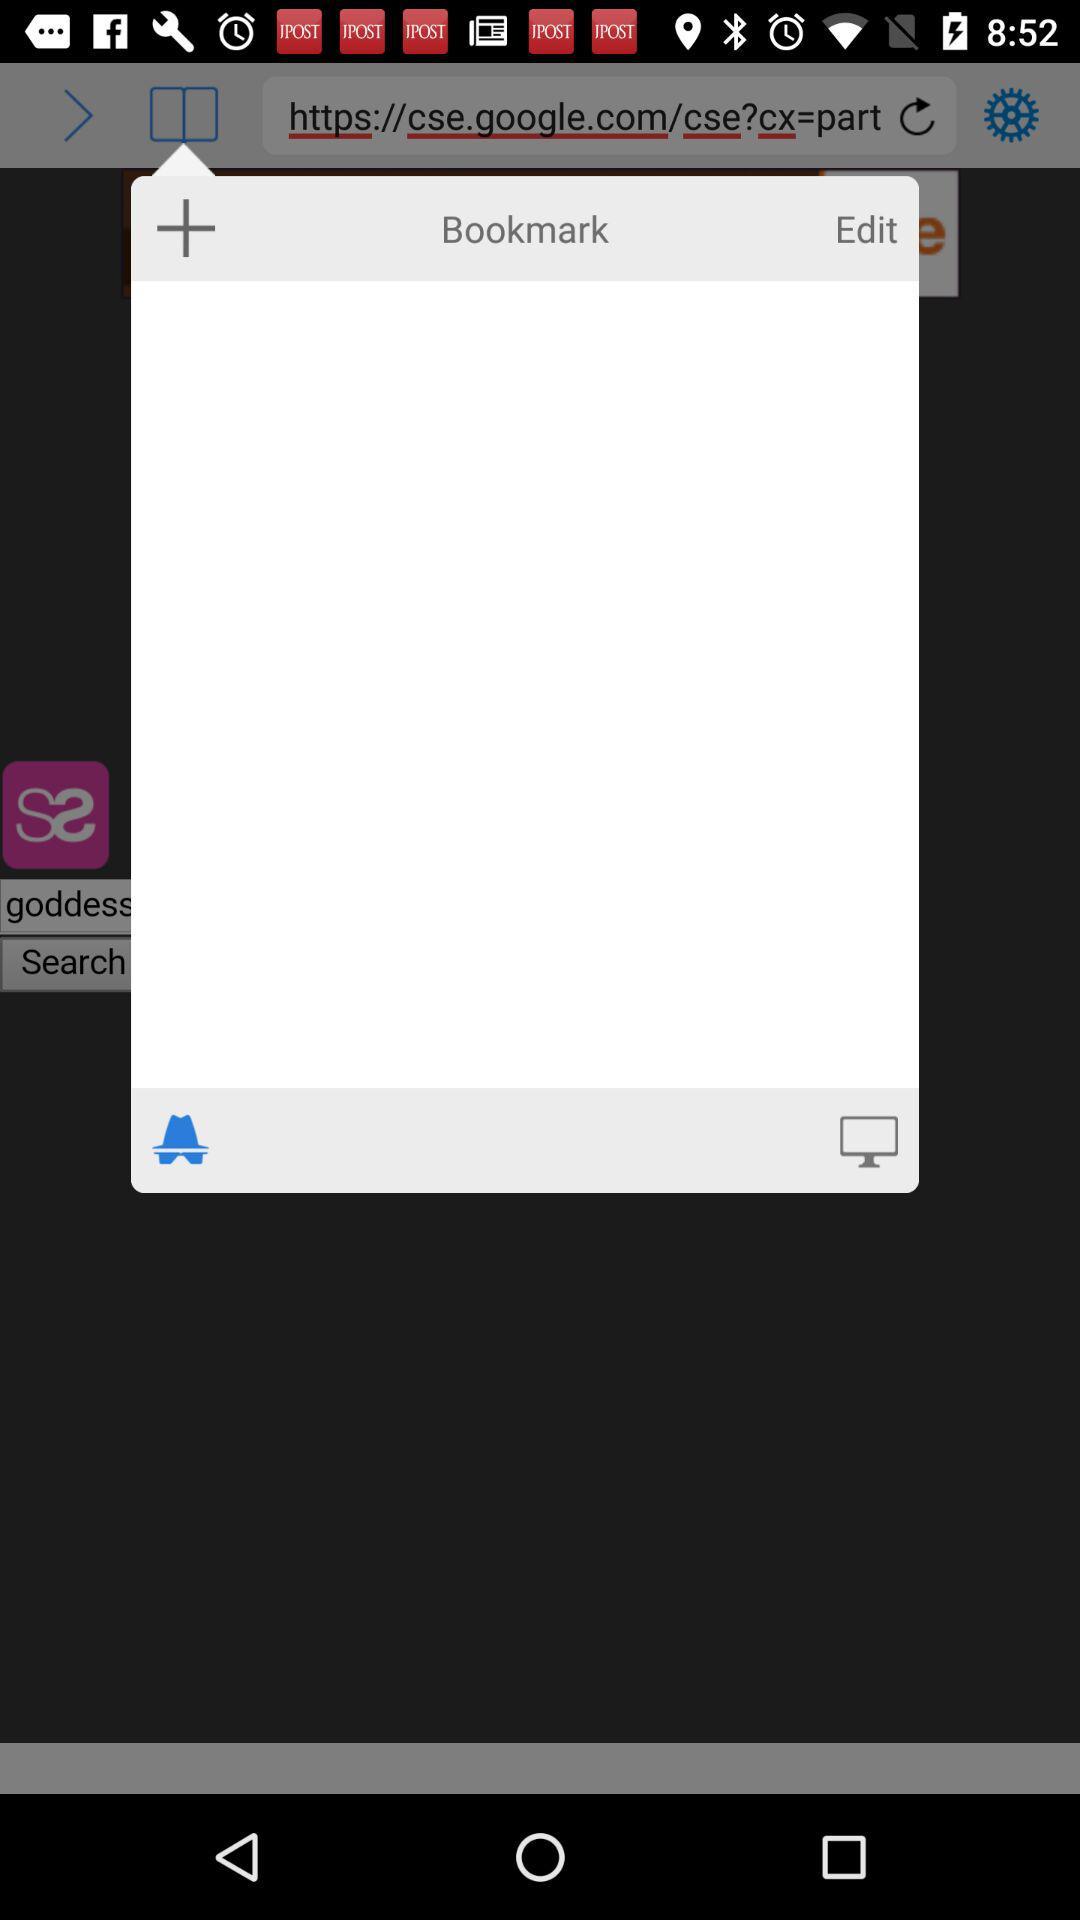 The image size is (1080, 1920). I want to click on the item at the center, so click(523, 684).